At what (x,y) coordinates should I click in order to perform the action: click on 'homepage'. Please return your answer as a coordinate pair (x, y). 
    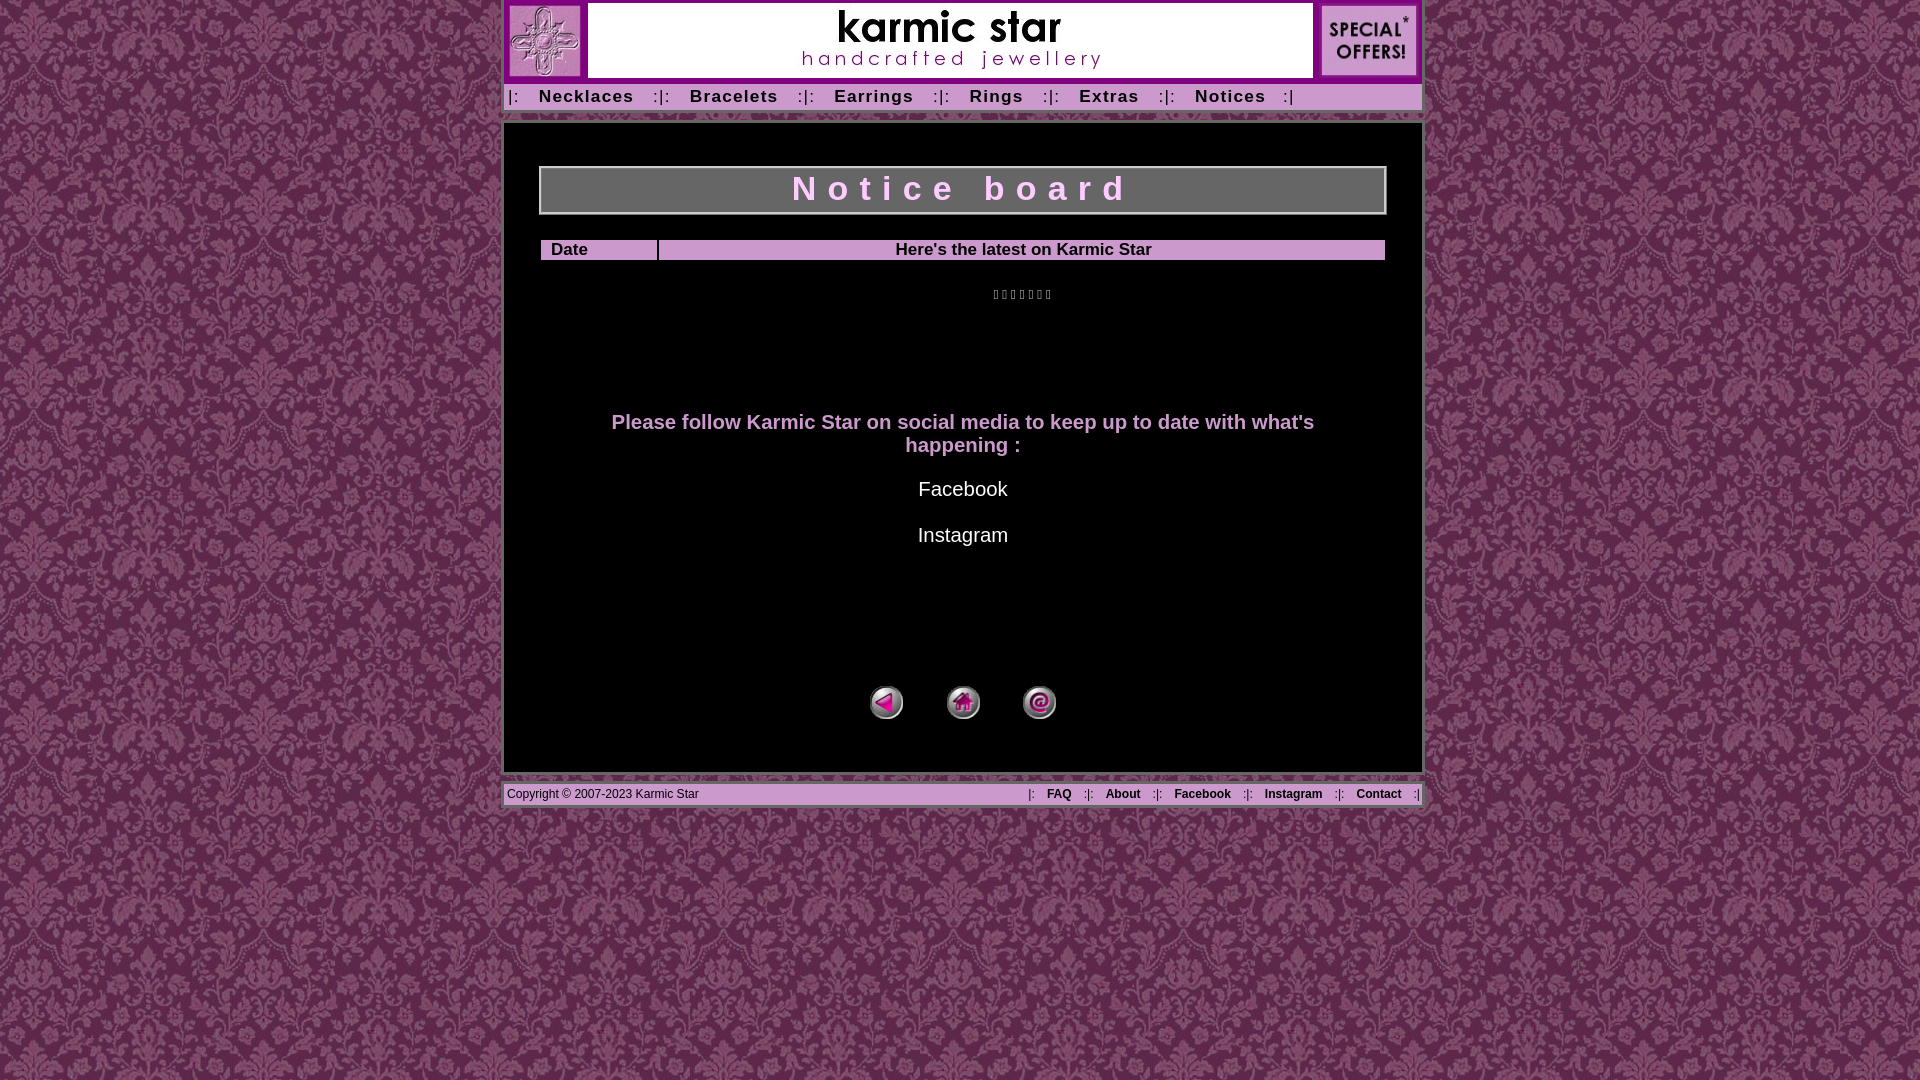
    Looking at the image, I should click on (544, 40).